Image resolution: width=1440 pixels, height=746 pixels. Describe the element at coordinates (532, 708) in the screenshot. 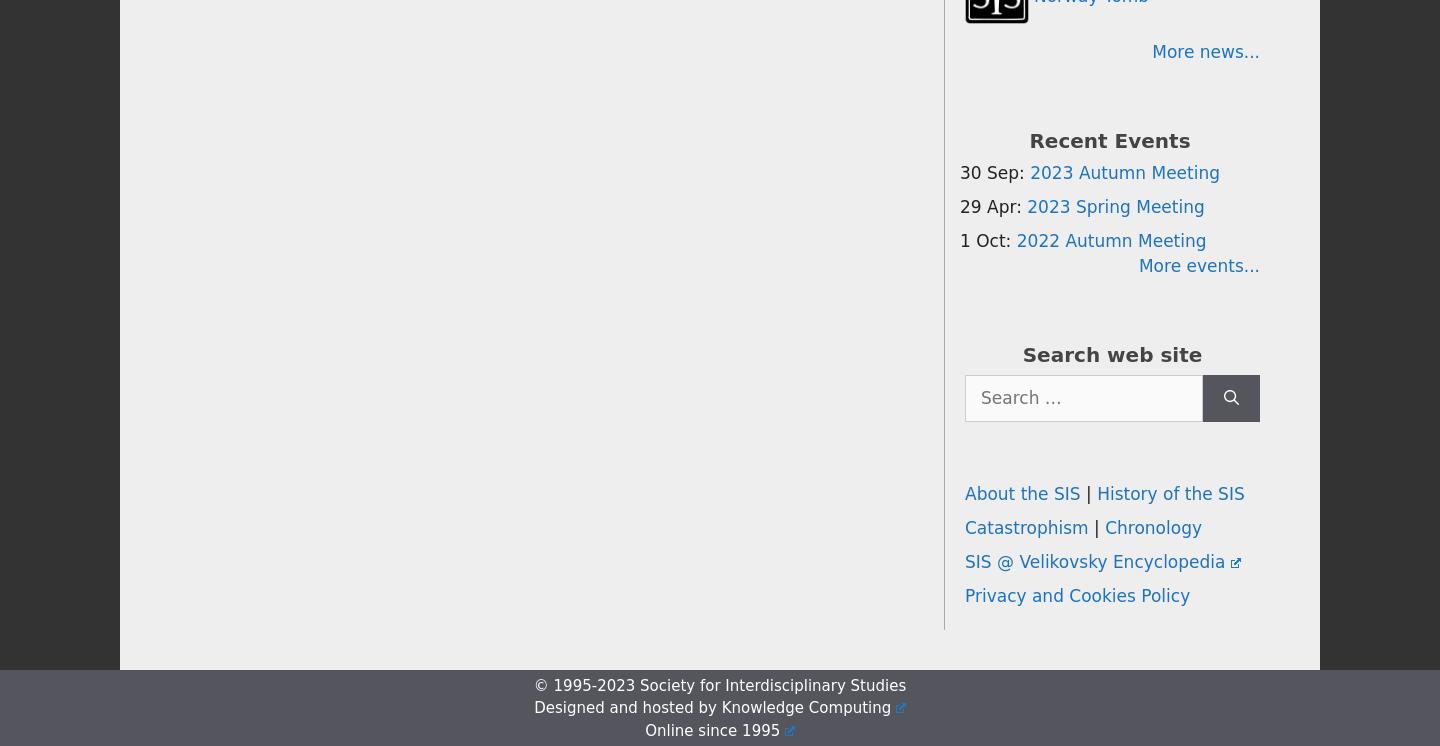

I see `'Designed and hosted by'` at that location.